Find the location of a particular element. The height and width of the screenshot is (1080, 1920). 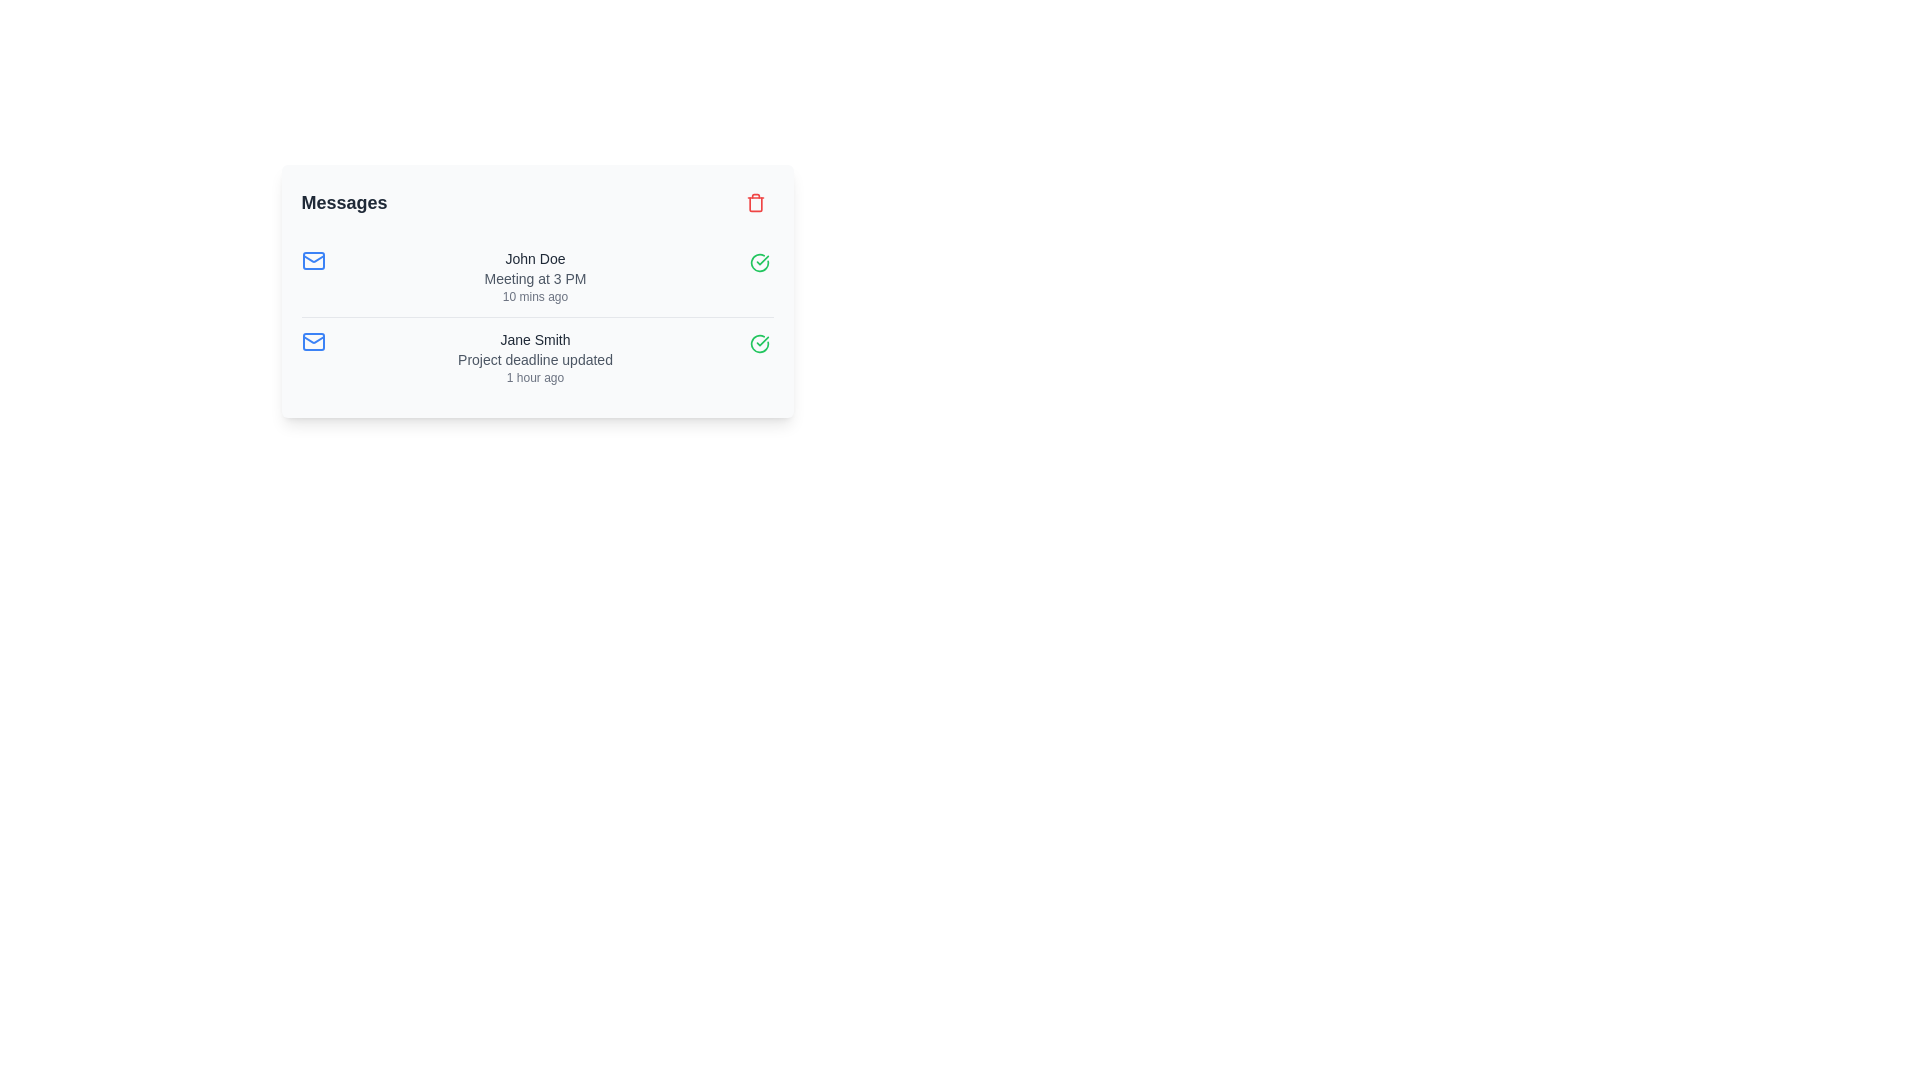

the email message icon associated with the user entry for 'John Doe' in the 'Messages' section is located at coordinates (312, 260).